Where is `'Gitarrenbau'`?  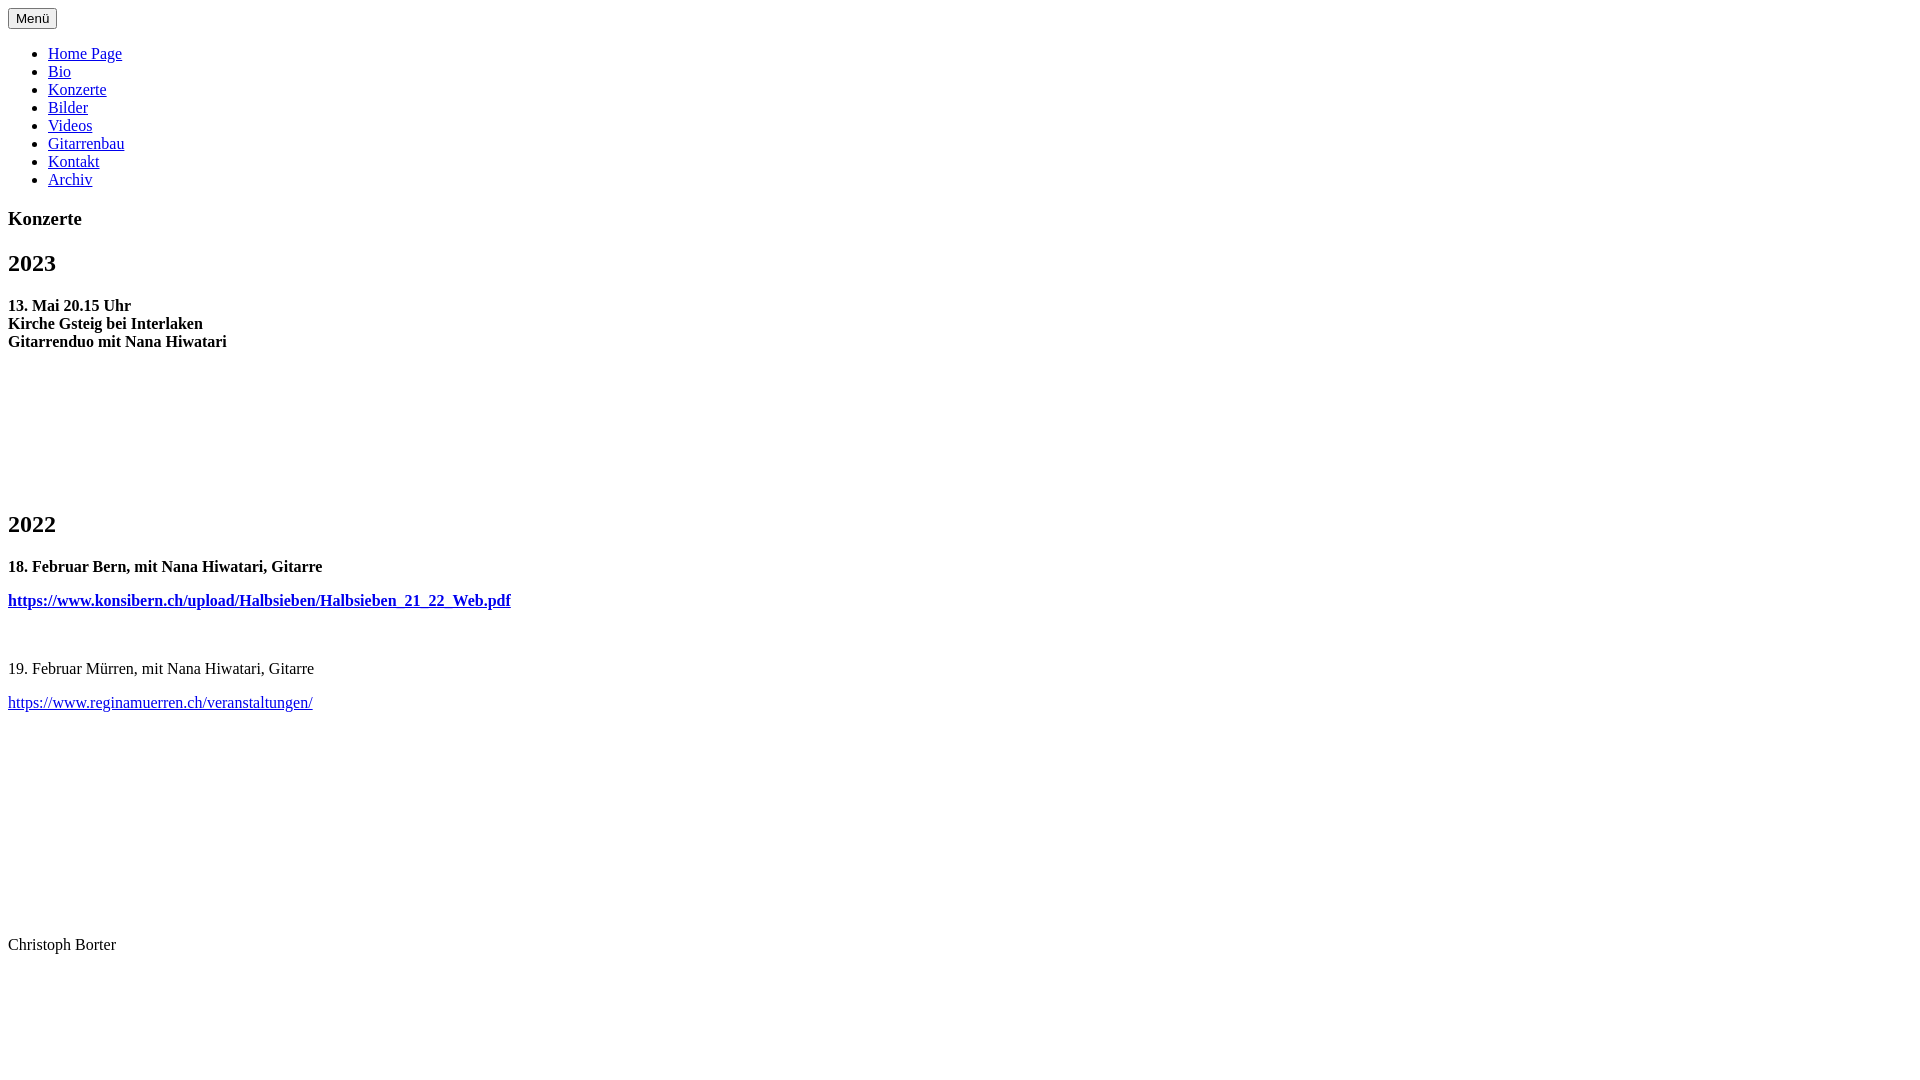
'Gitarrenbau' is located at coordinates (85, 142).